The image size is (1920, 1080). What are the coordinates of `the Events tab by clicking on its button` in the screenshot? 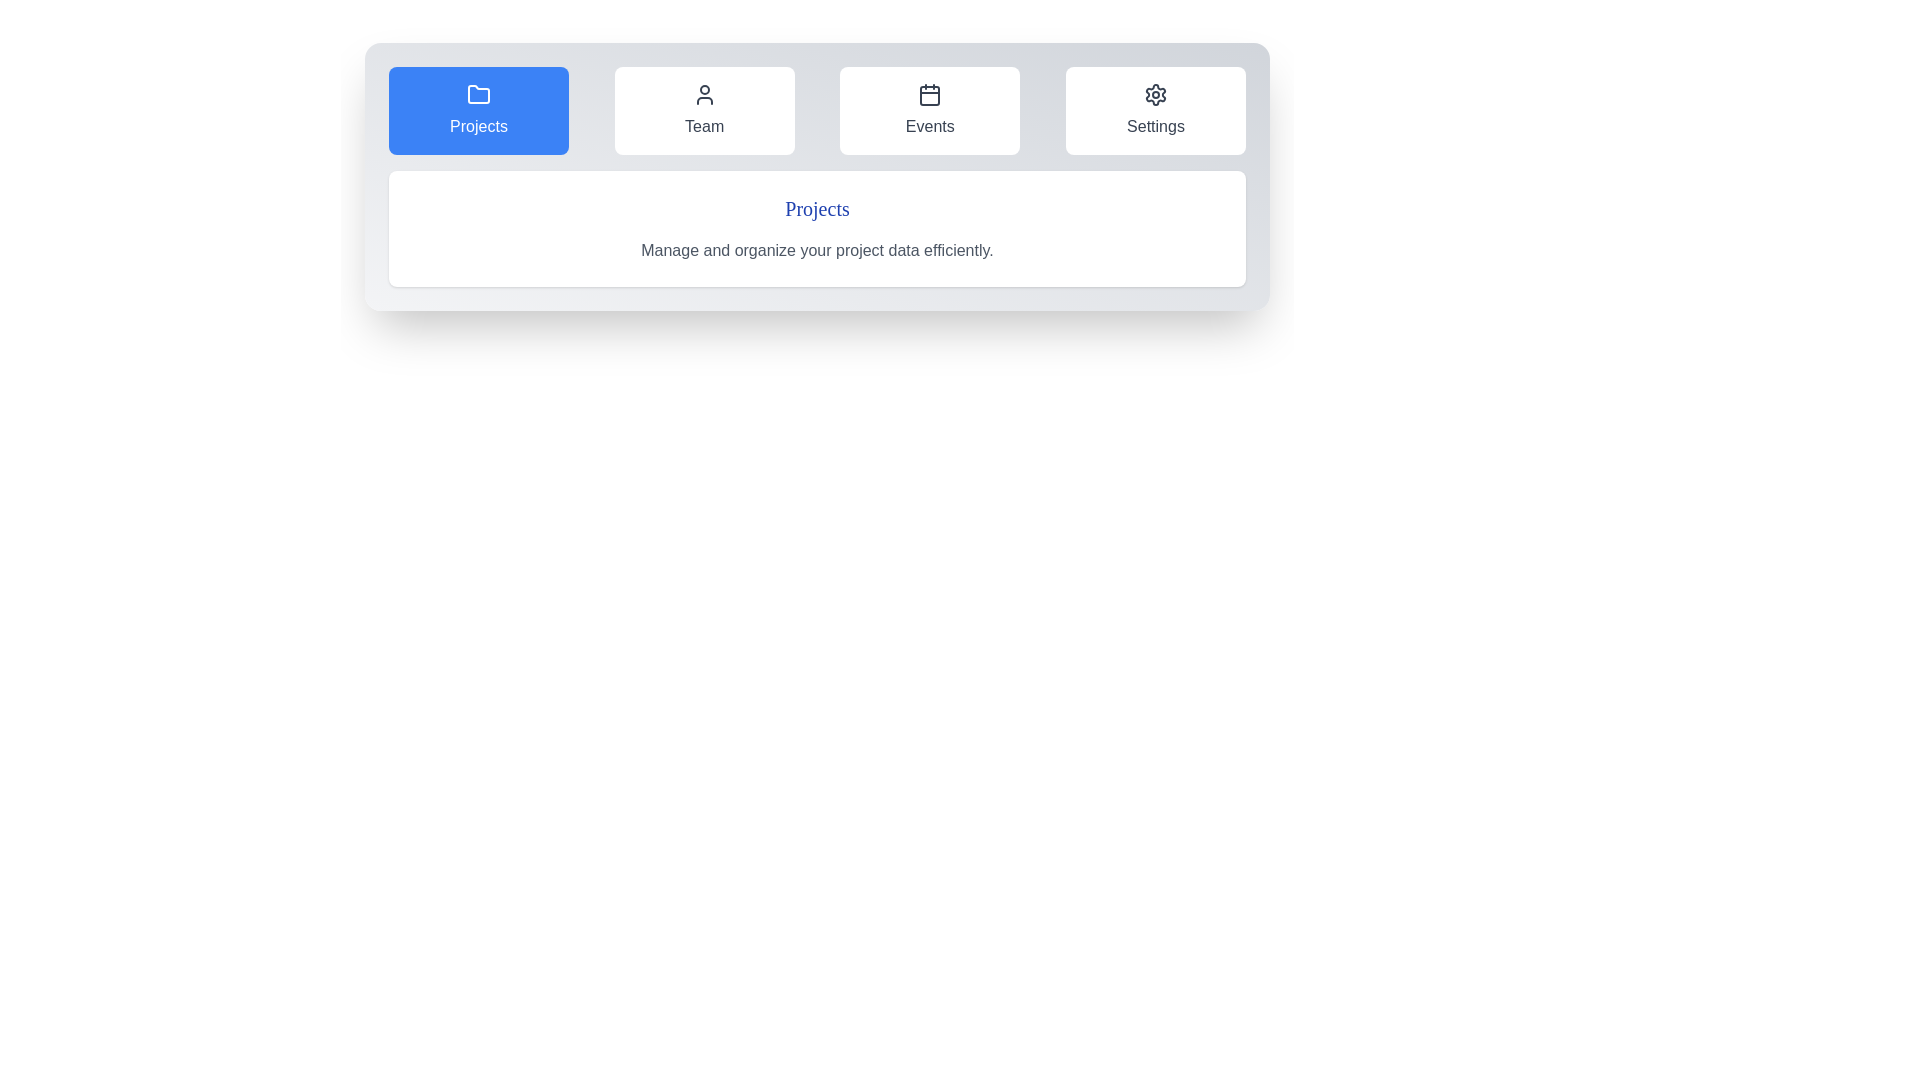 It's located at (929, 111).